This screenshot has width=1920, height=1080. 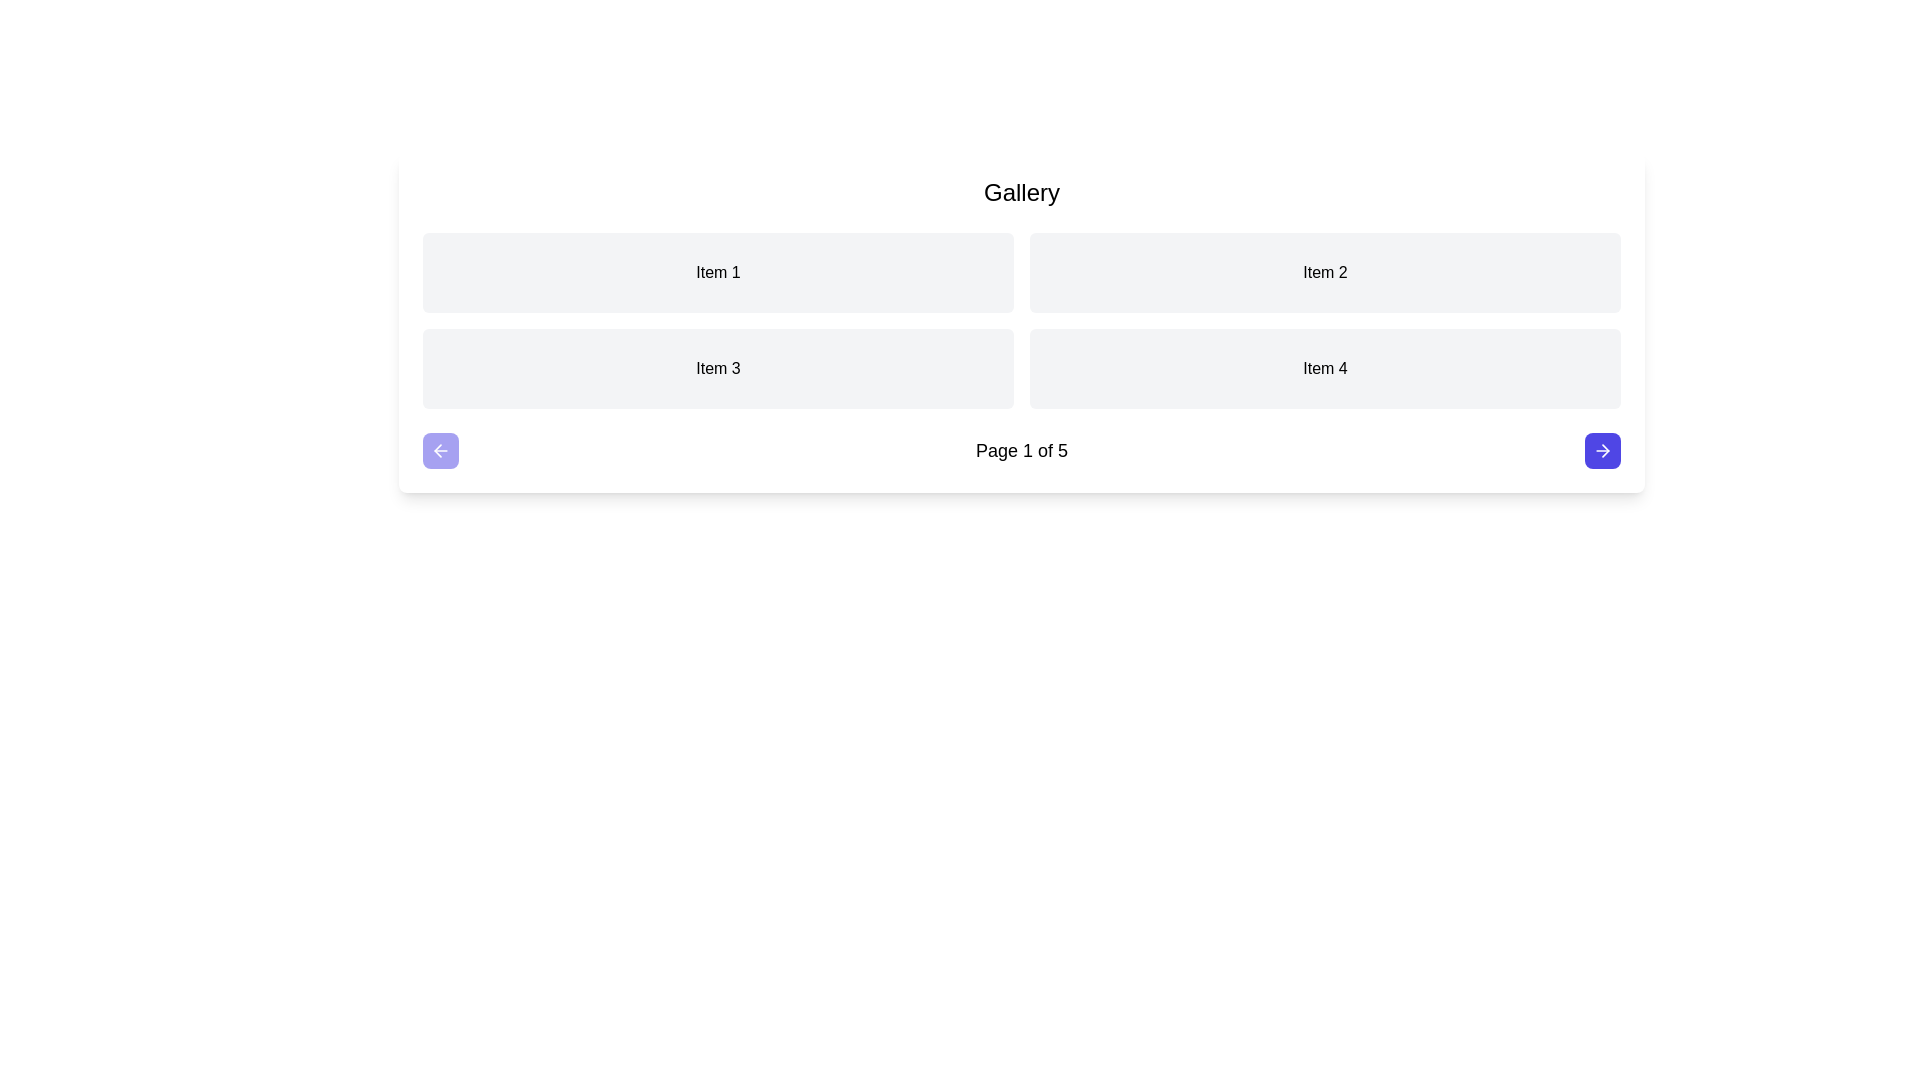 What do you see at coordinates (440, 451) in the screenshot?
I see `the arrow icon located at the bottom-left corner of the interface, which represents a navigation action to move backward or to a previous page` at bounding box center [440, 451].